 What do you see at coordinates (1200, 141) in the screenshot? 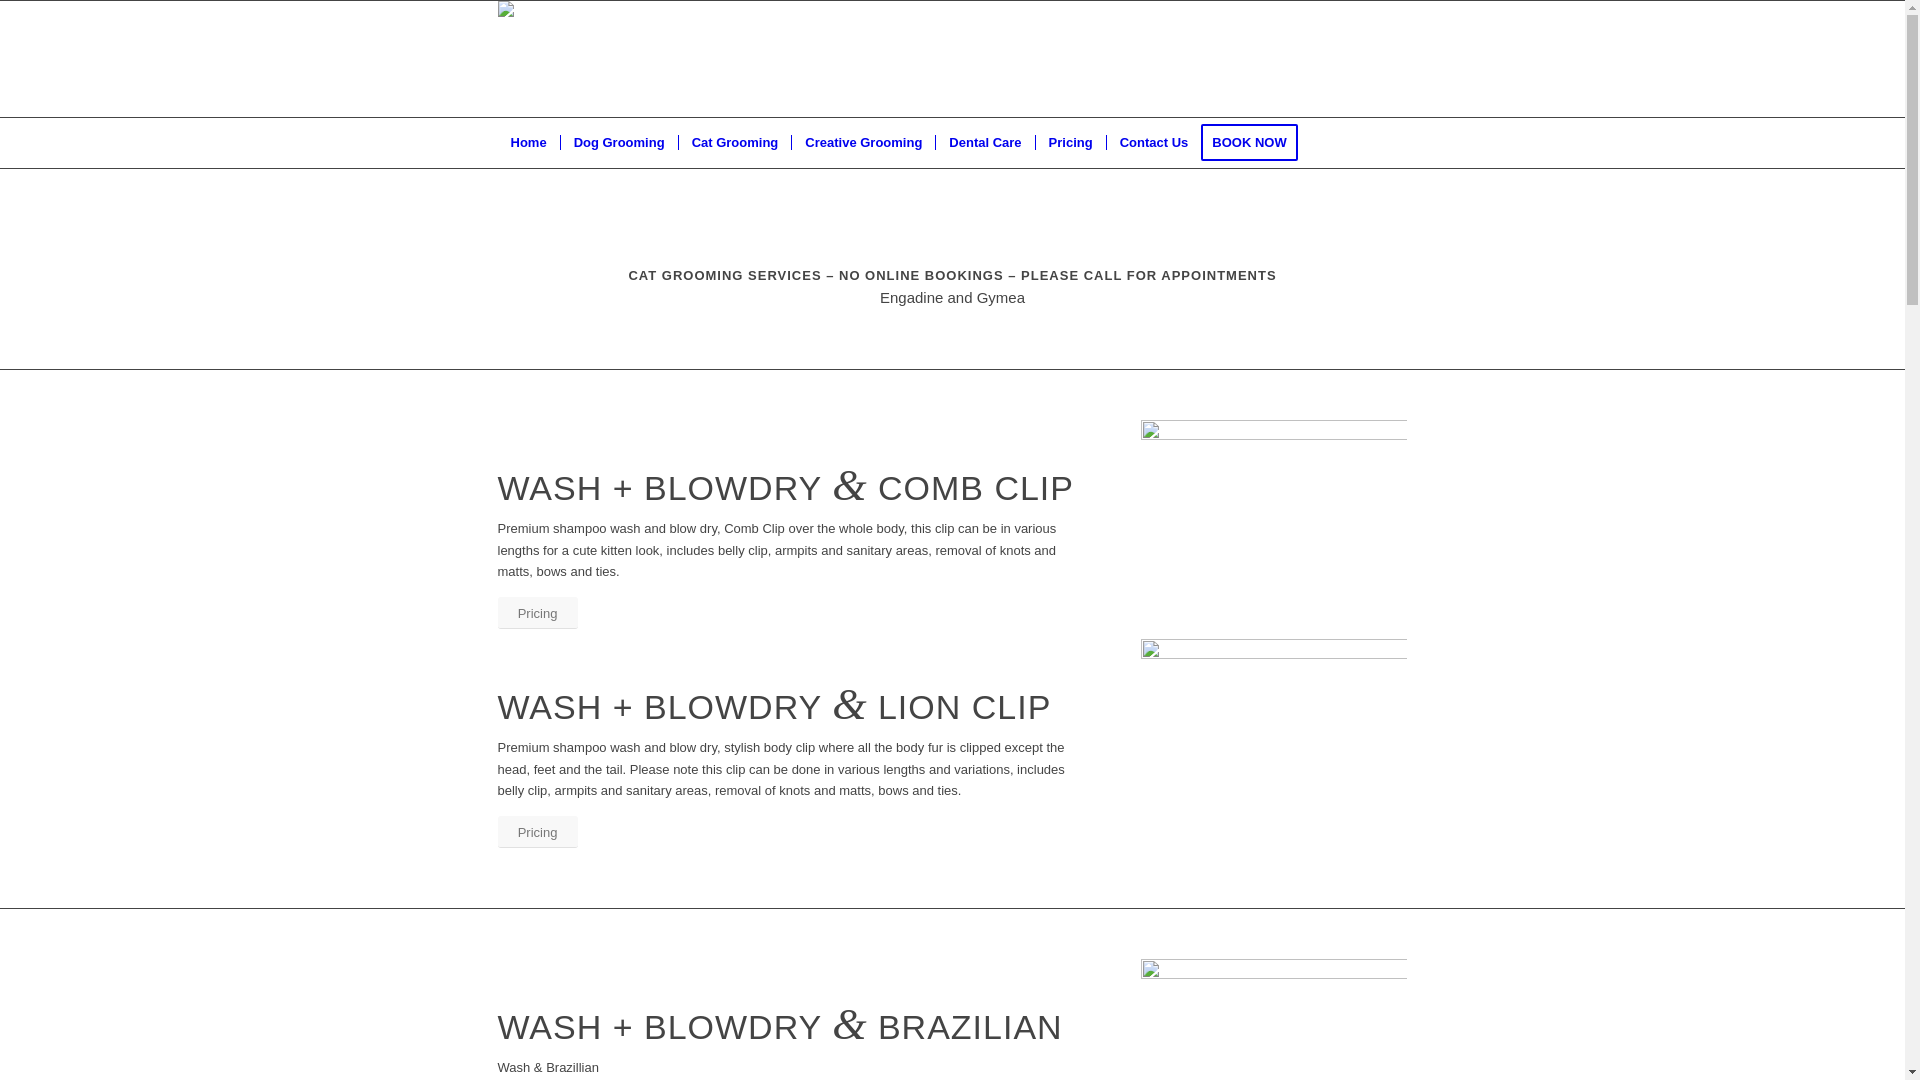
I see `'BOOK NOW'` at bounding box center [1200, 141].